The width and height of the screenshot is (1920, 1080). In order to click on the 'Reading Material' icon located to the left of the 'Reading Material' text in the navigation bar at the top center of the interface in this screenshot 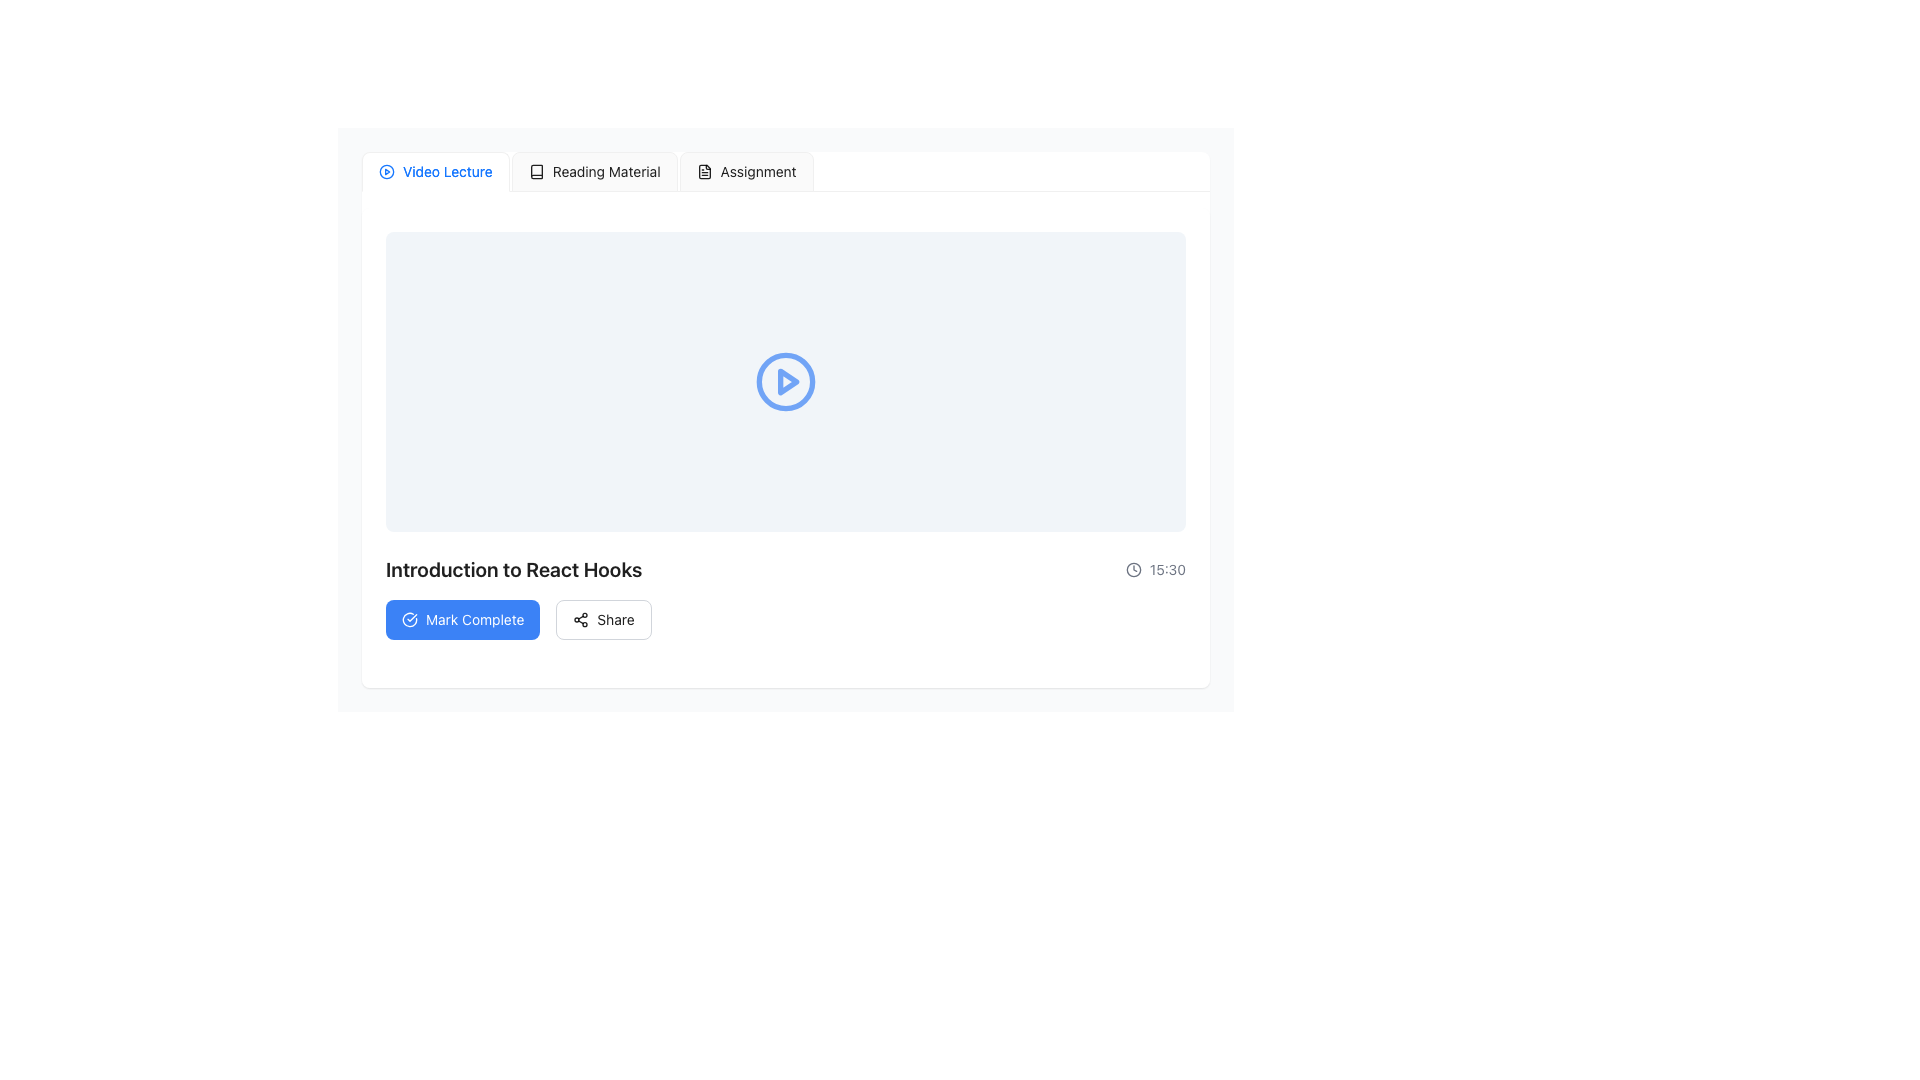, I will do `click(536, 171)`.